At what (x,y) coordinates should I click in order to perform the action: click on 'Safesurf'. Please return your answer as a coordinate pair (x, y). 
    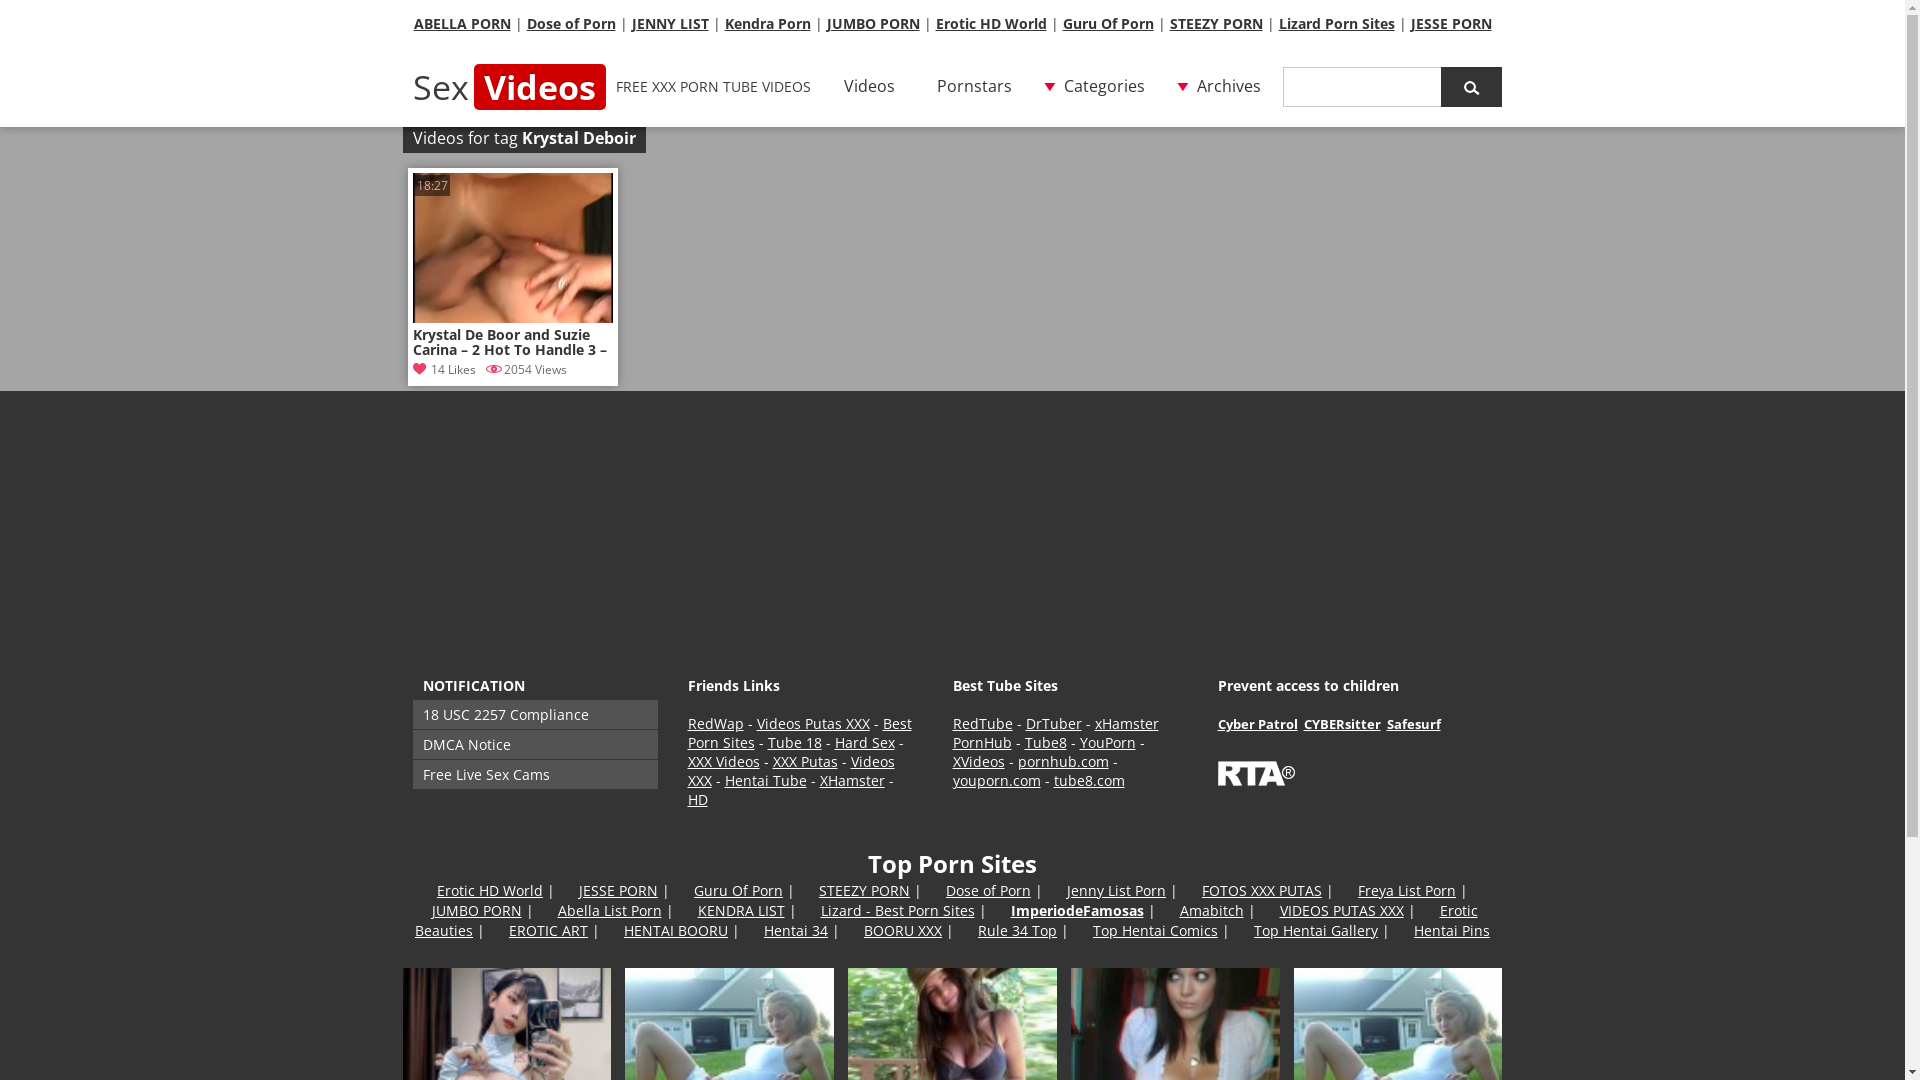
    Looking at the image, I should click on (1385, 724).